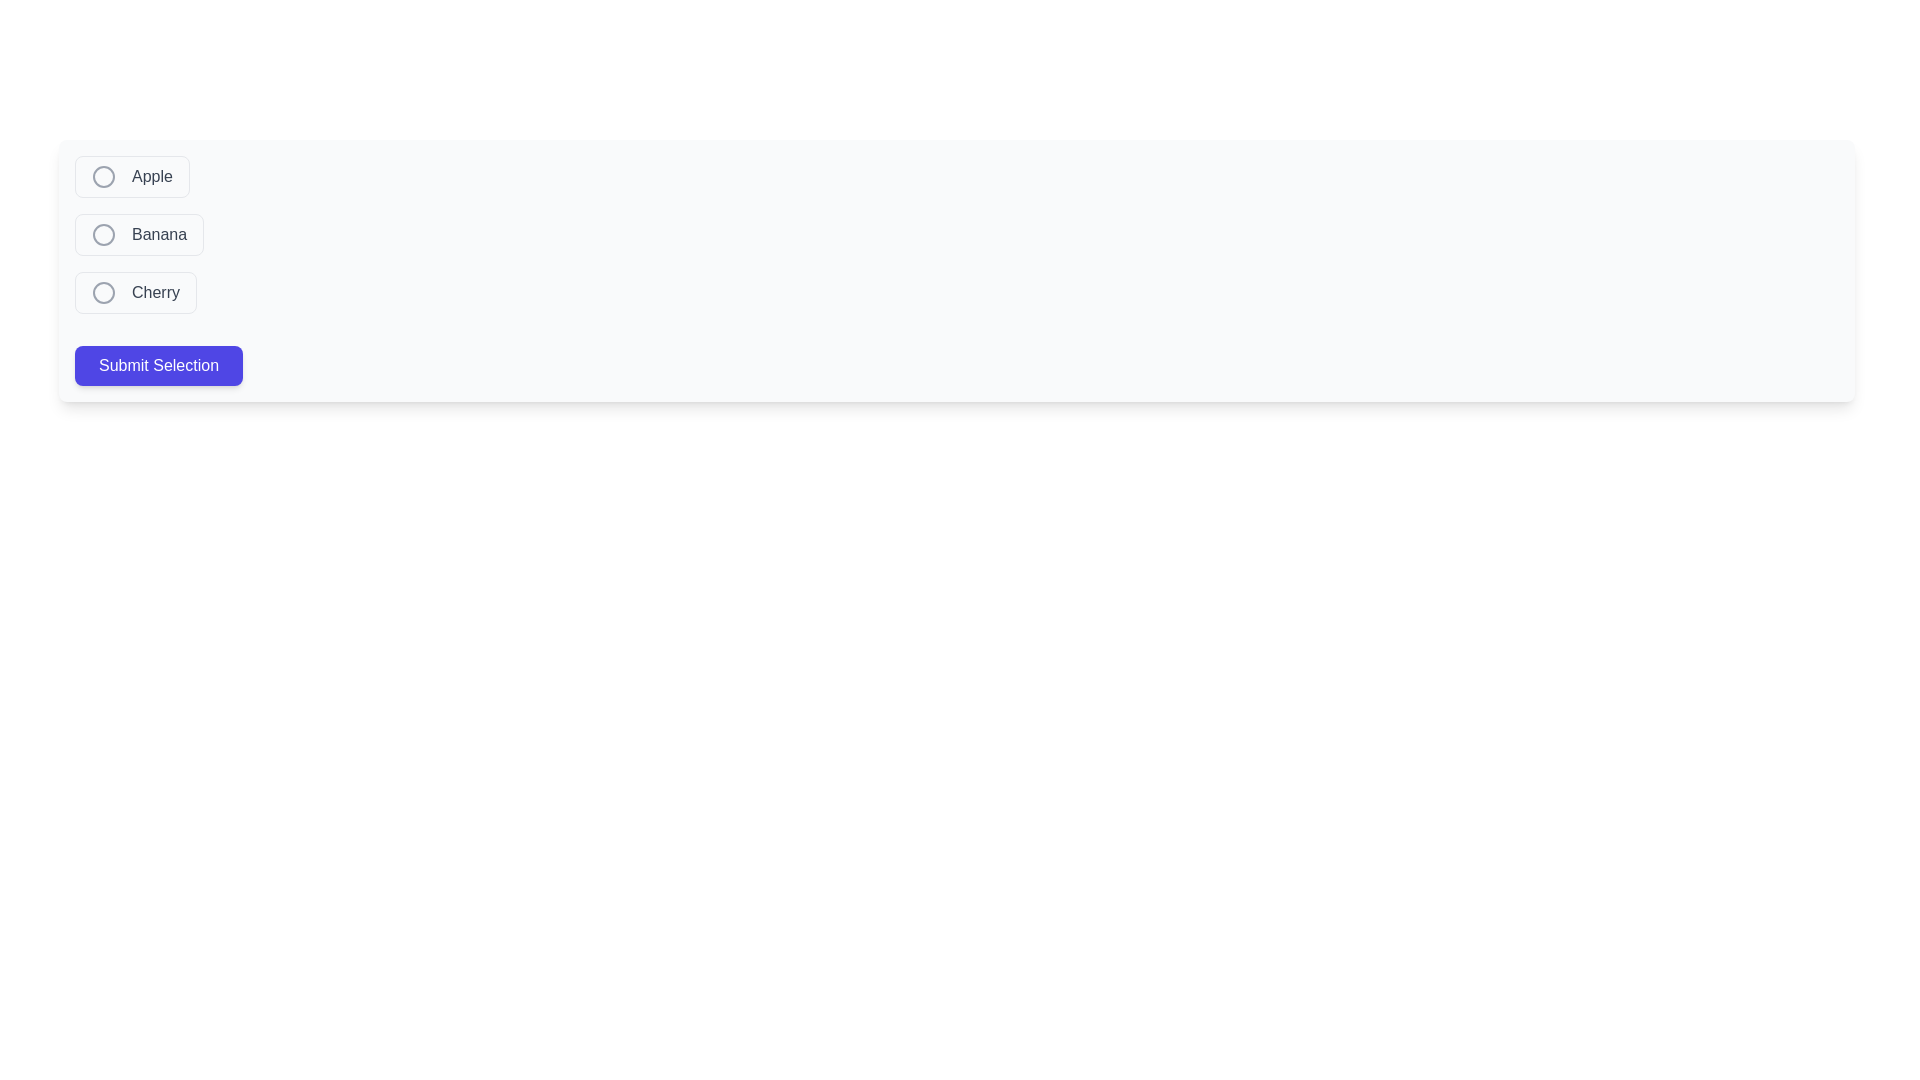  Describe the element at coordinates (103, 234) in the screenshot. I see `the circle element representing the 'Banana' option in the multi-choice selection box by moving the cursor to its center point` at that location.